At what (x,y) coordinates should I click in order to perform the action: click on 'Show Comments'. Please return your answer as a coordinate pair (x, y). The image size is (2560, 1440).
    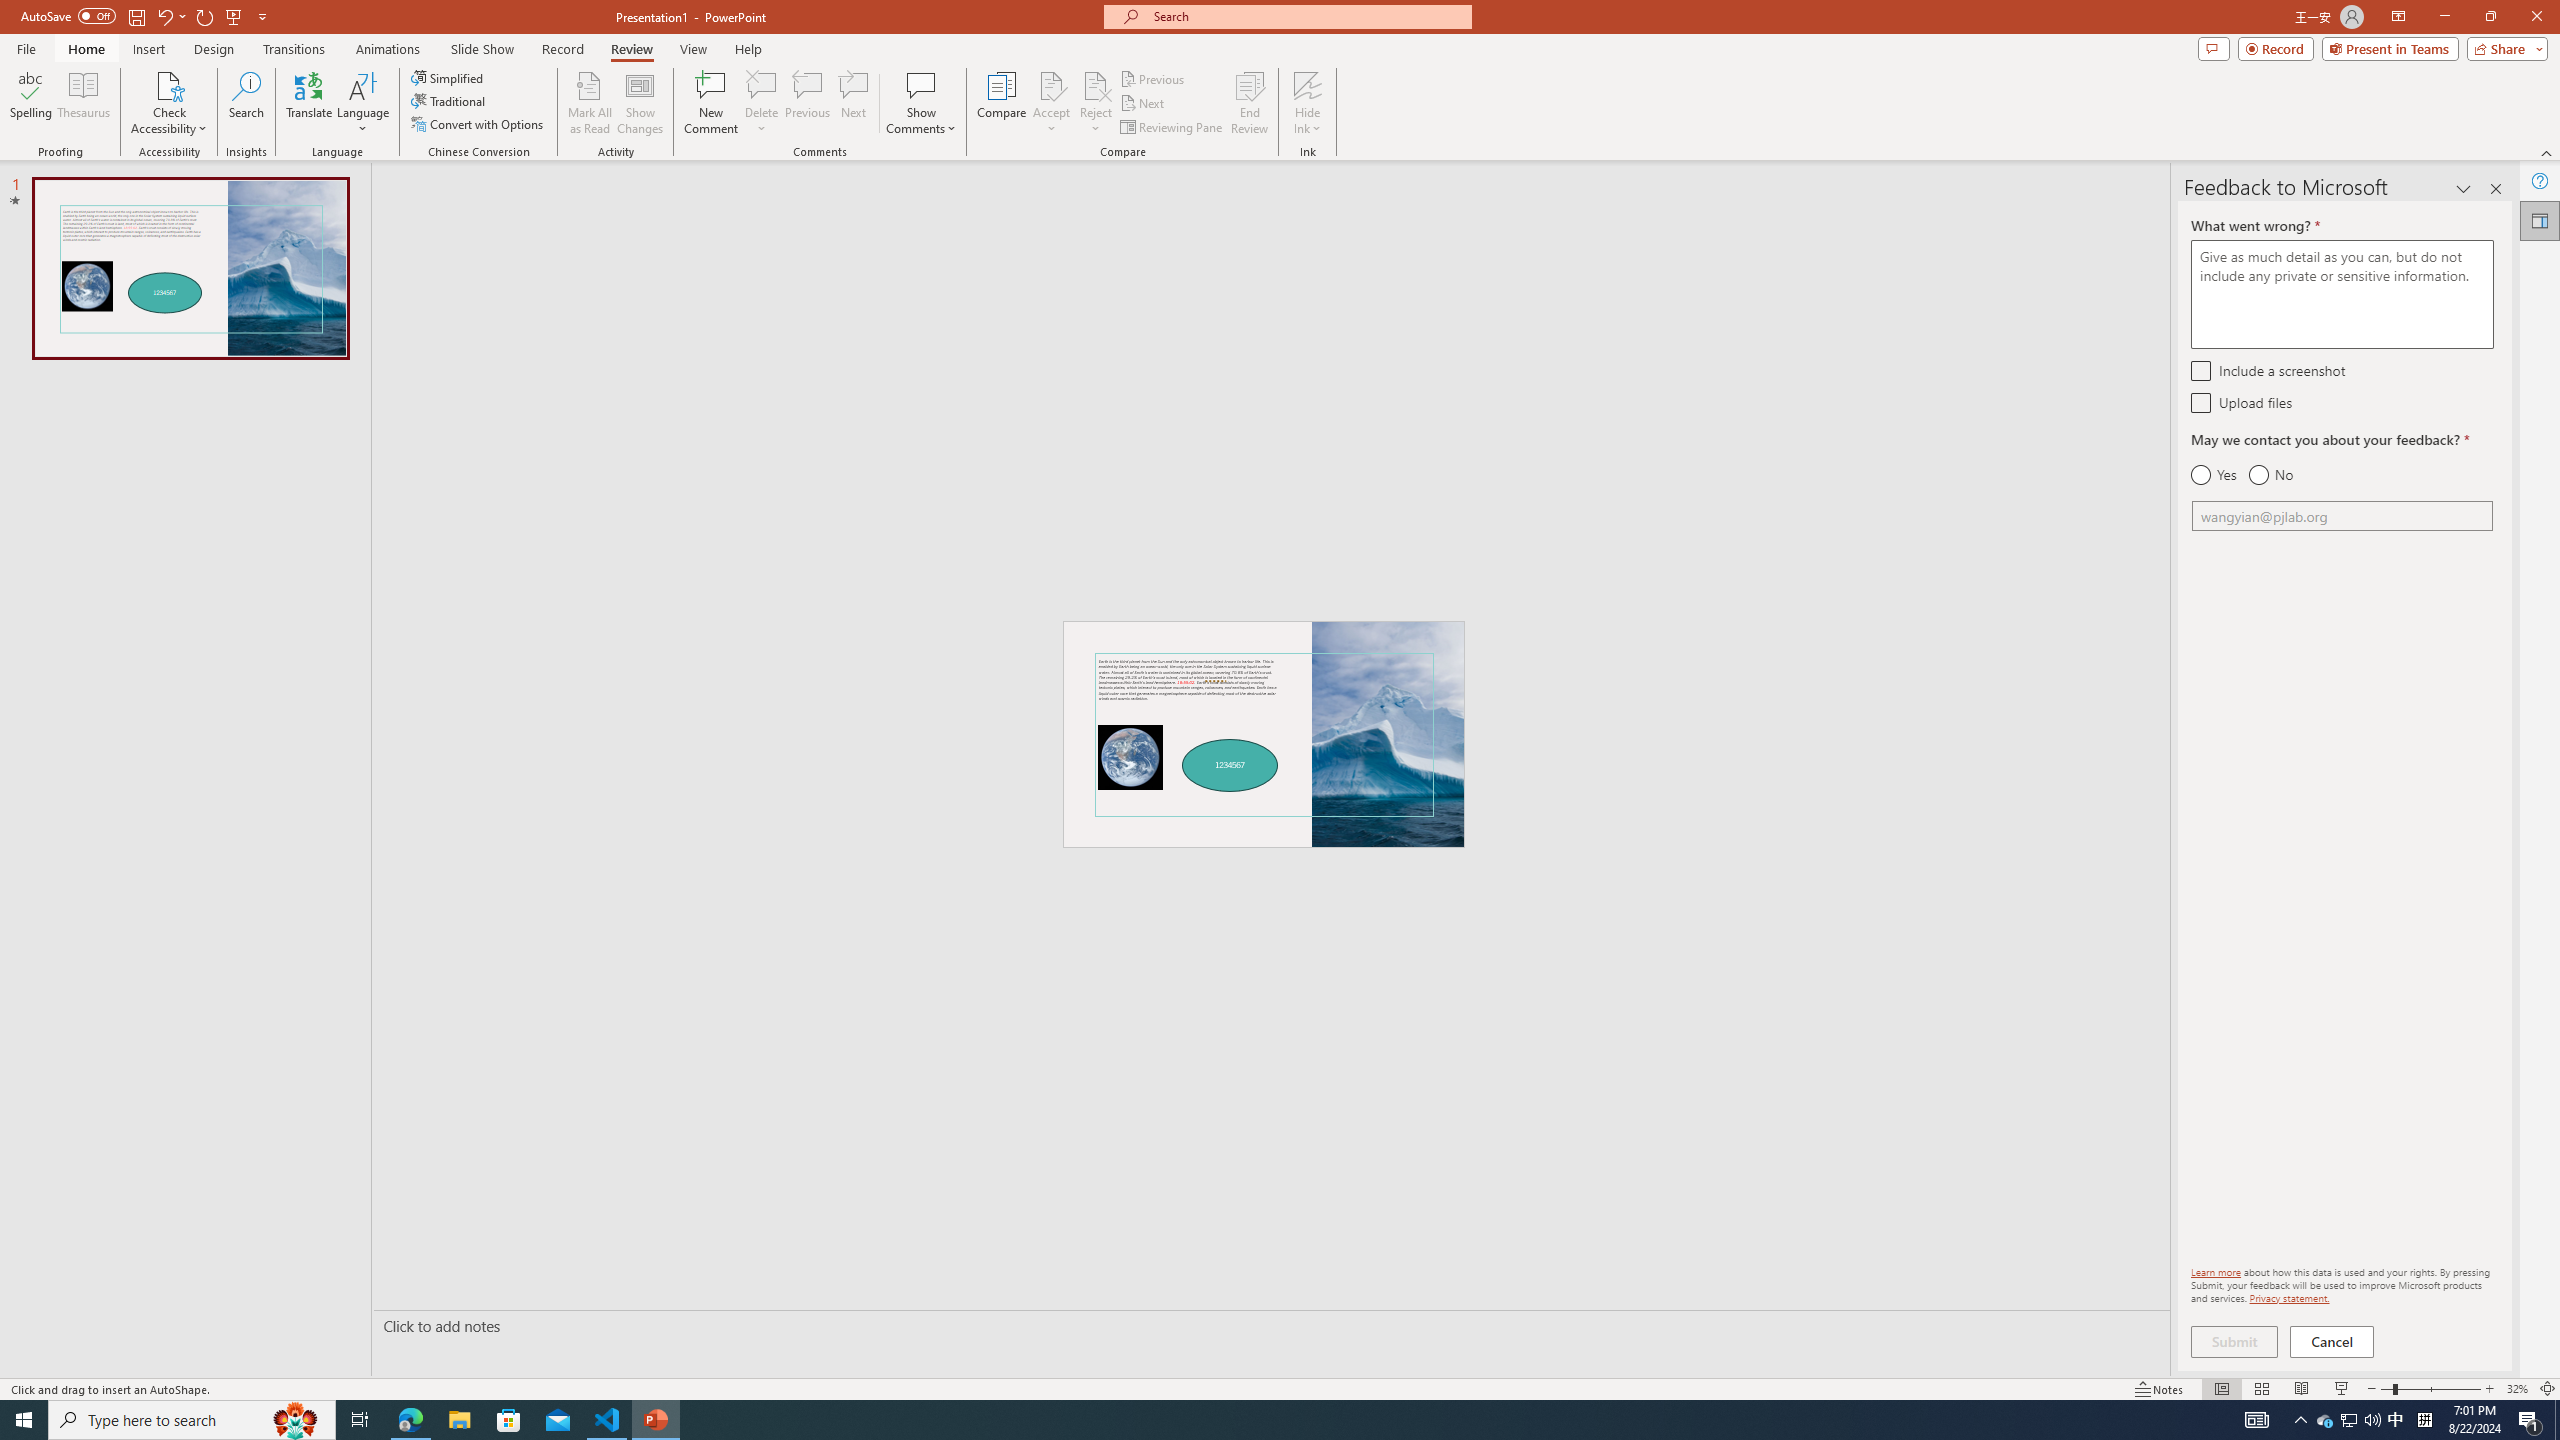
    Looking at the image, I should click on (921, 103).